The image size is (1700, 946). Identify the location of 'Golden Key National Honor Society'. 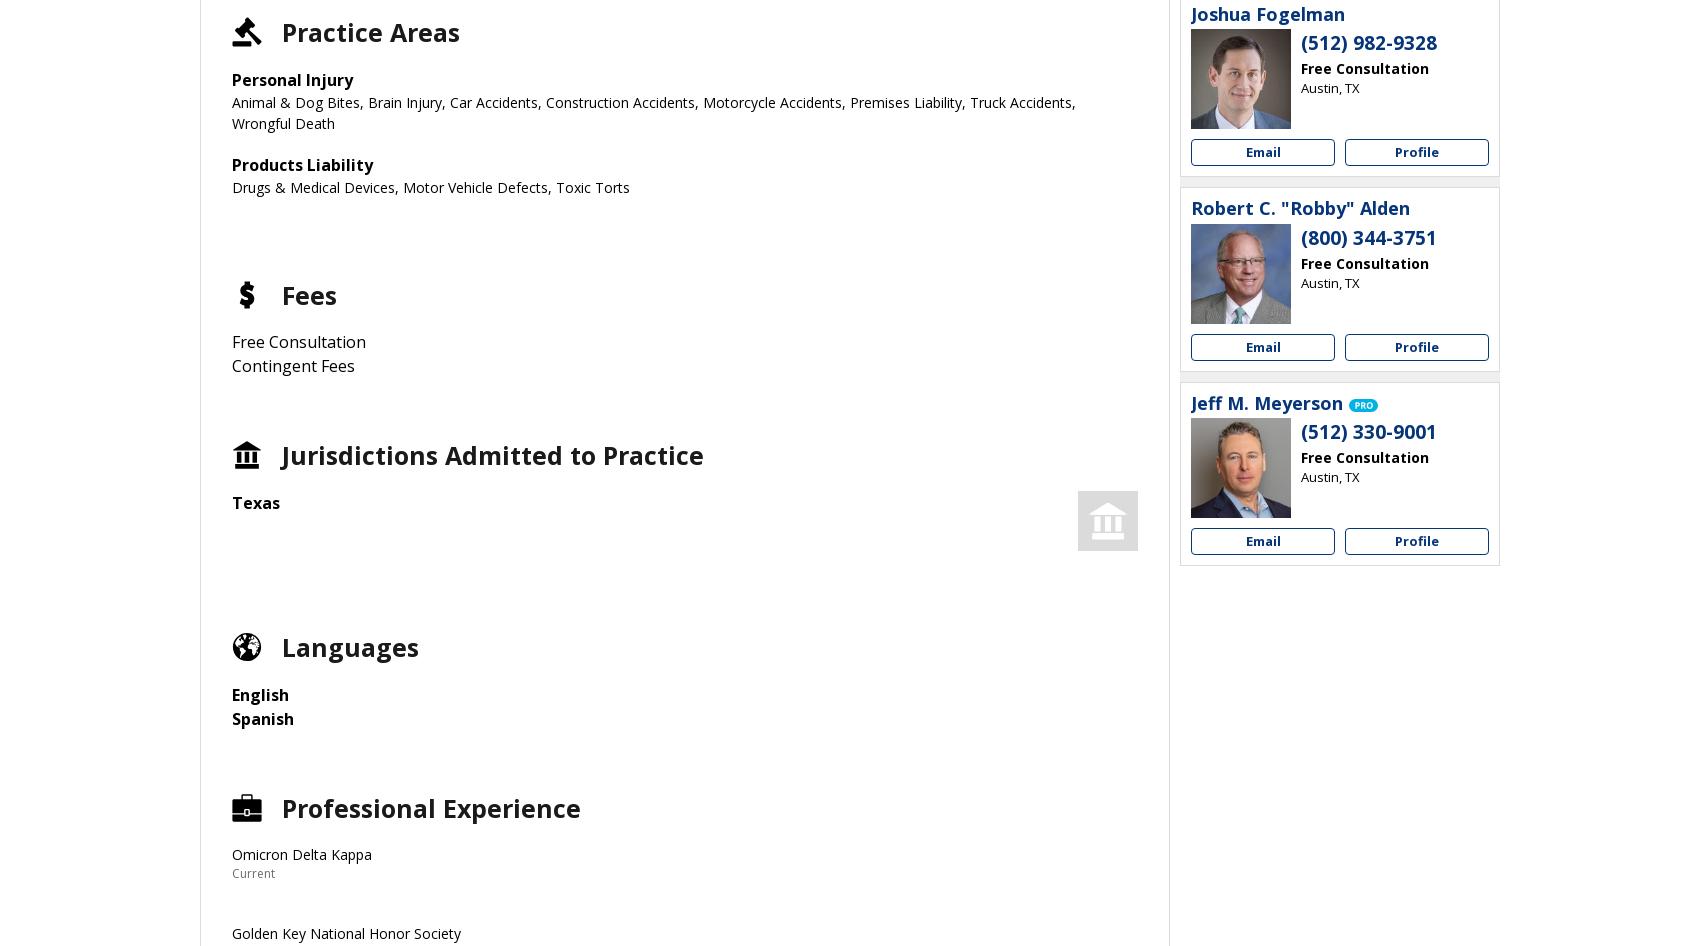
(345, 932).